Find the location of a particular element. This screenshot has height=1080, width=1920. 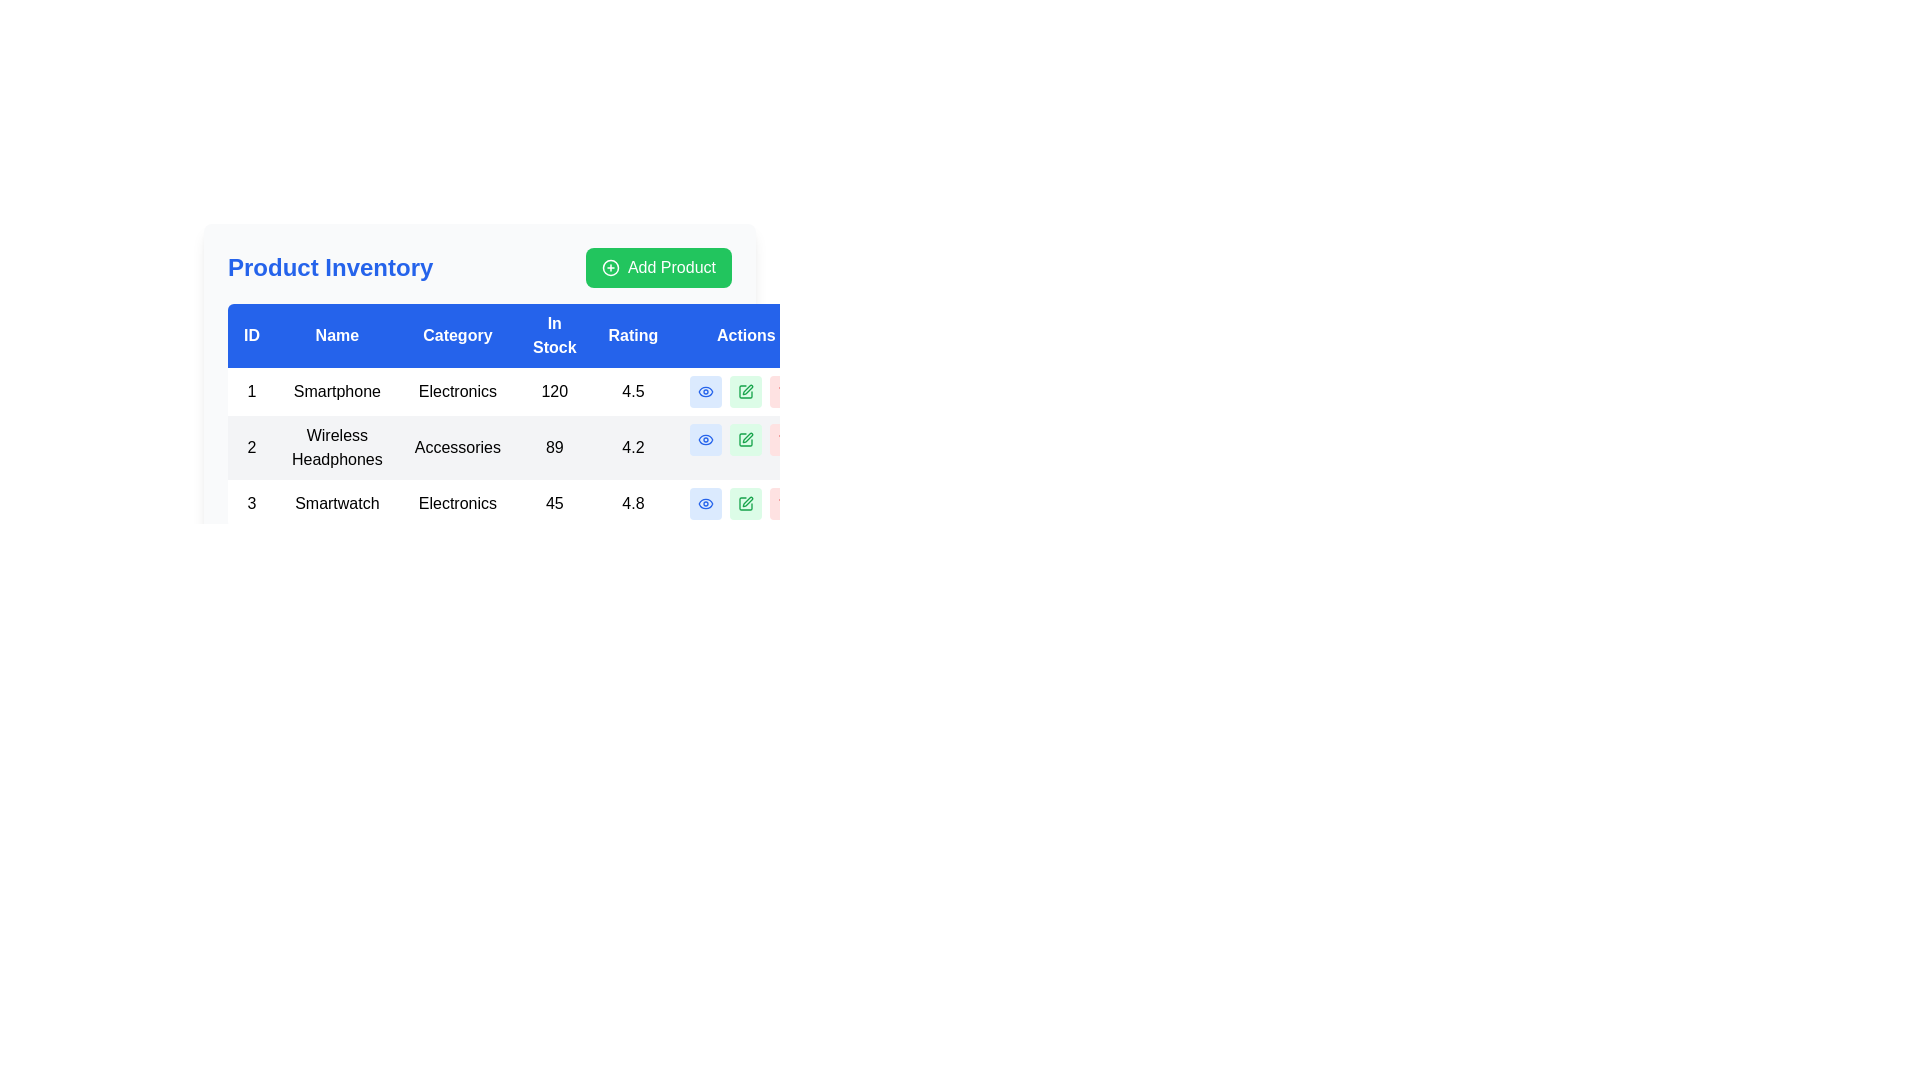

text content of the label displaying the number '1', which is the first item in the leftmost column of the tabular structure labeled 'ID', positioned in the same row as the entry for 'Smartphone' is located at coordinates (251, 392).